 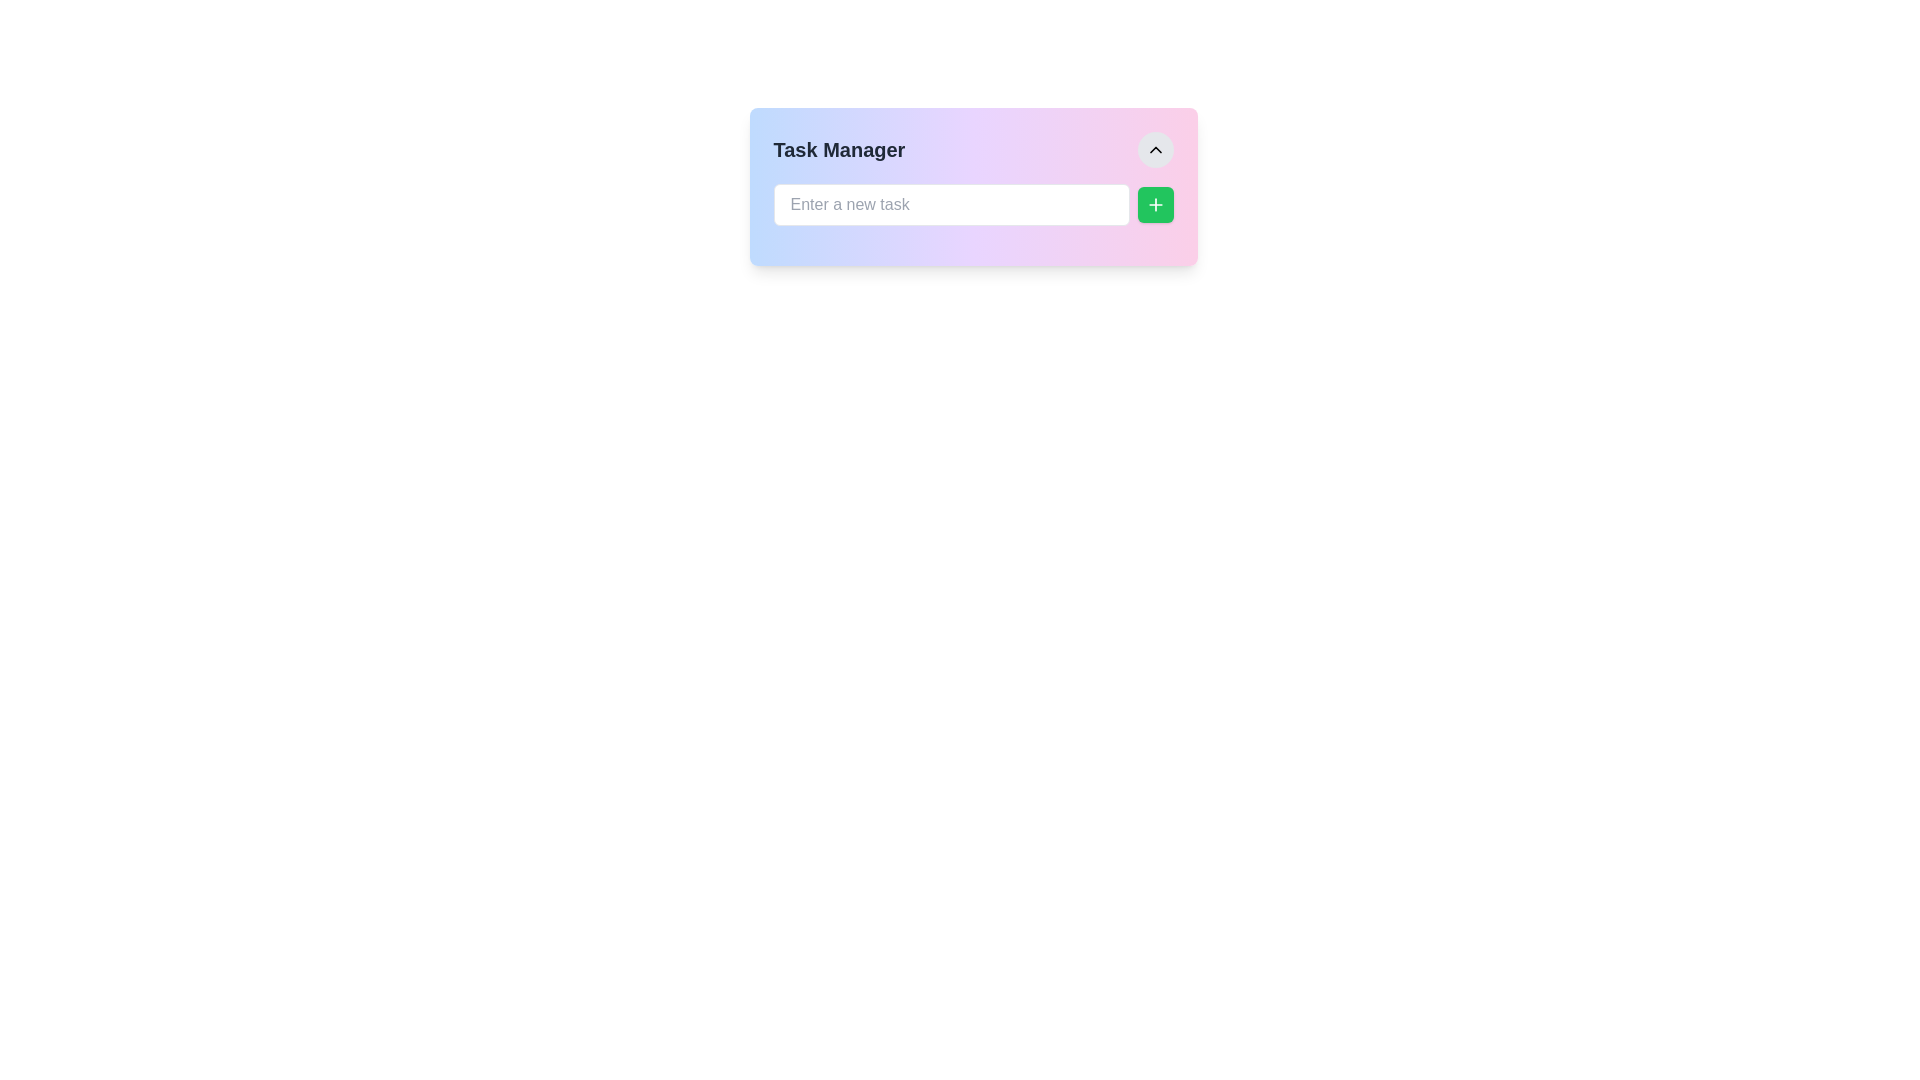 What do you see at coordinates (1155, 149) in the screenshot?
I see `the upward-pointing triangular arrow icon within the circular button located in the upper right side of the task management modal` at bounding box center [1155, 149].